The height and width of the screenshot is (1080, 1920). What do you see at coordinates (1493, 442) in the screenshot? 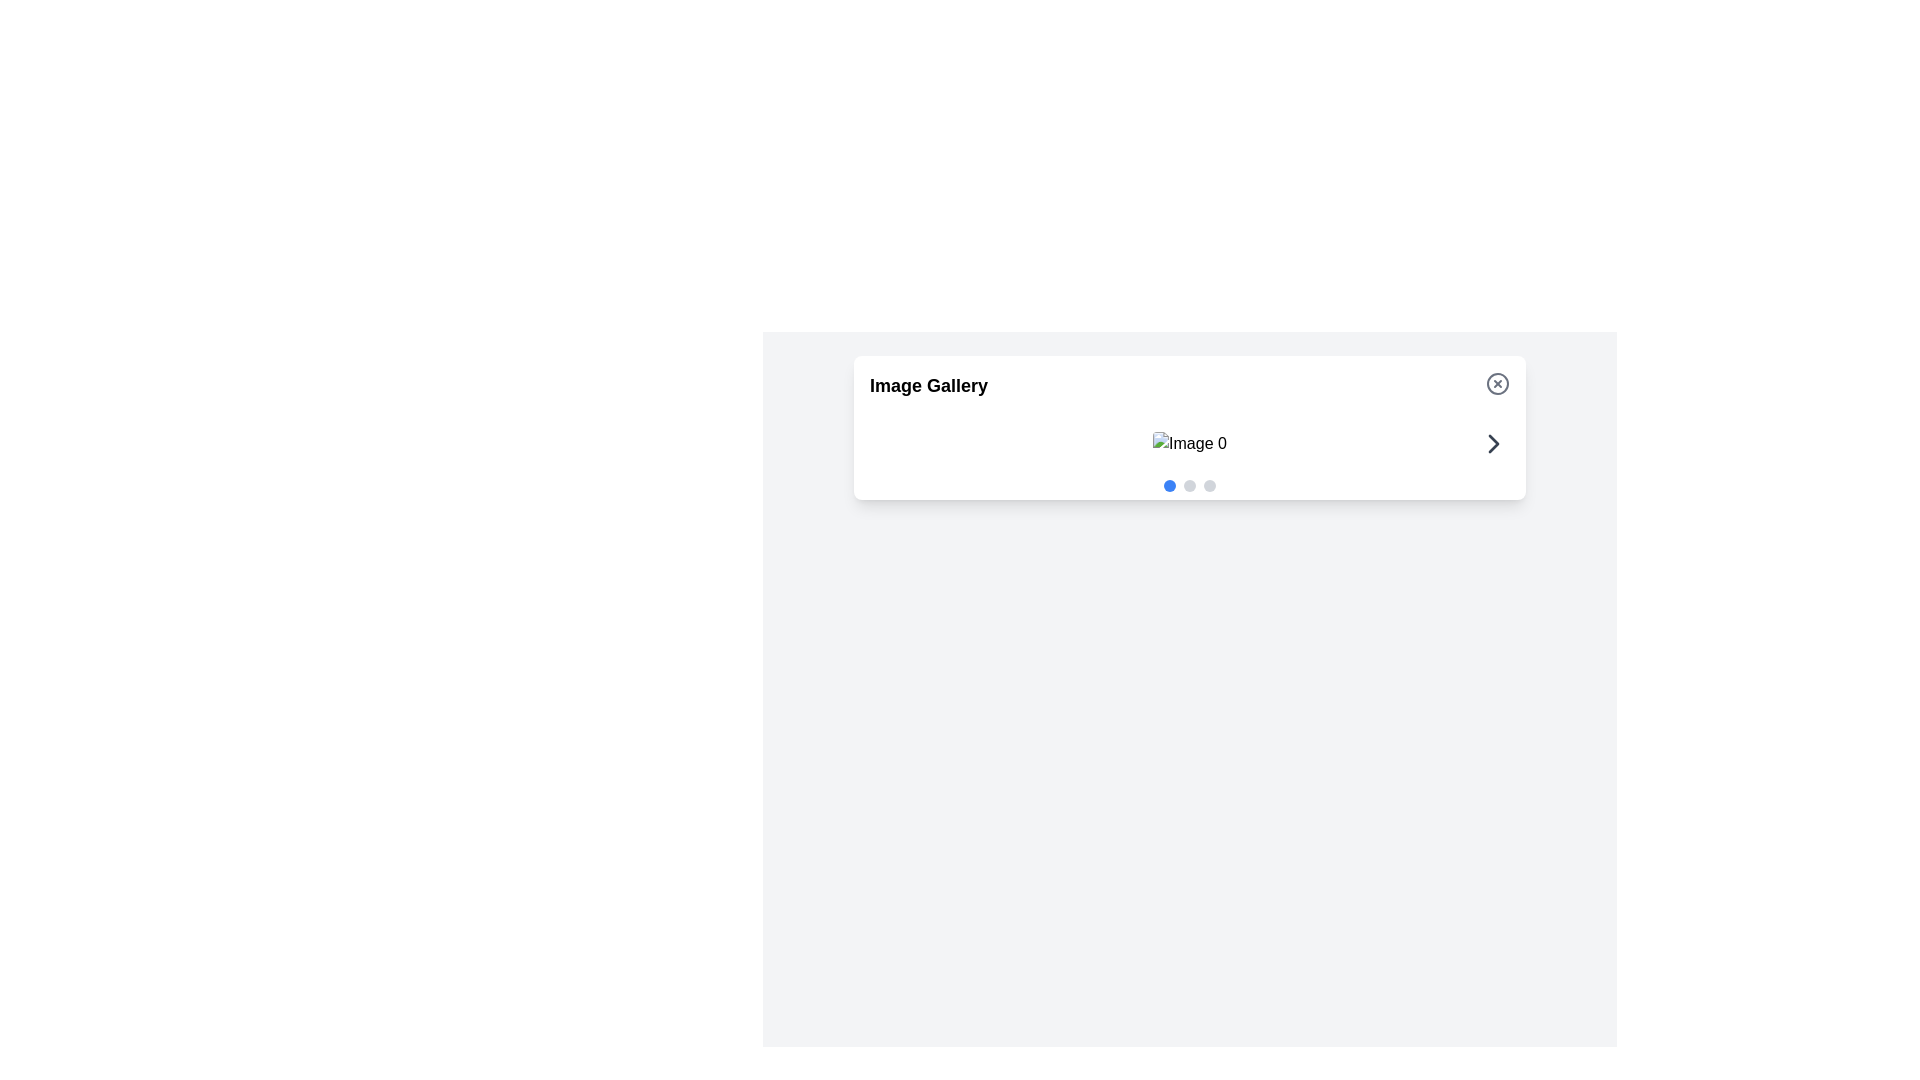
I see `the chevron-shaped button pointing to the right, styled in dark gray, located on the right edge of the image gallery interface` at bounding box center [1493, 442].